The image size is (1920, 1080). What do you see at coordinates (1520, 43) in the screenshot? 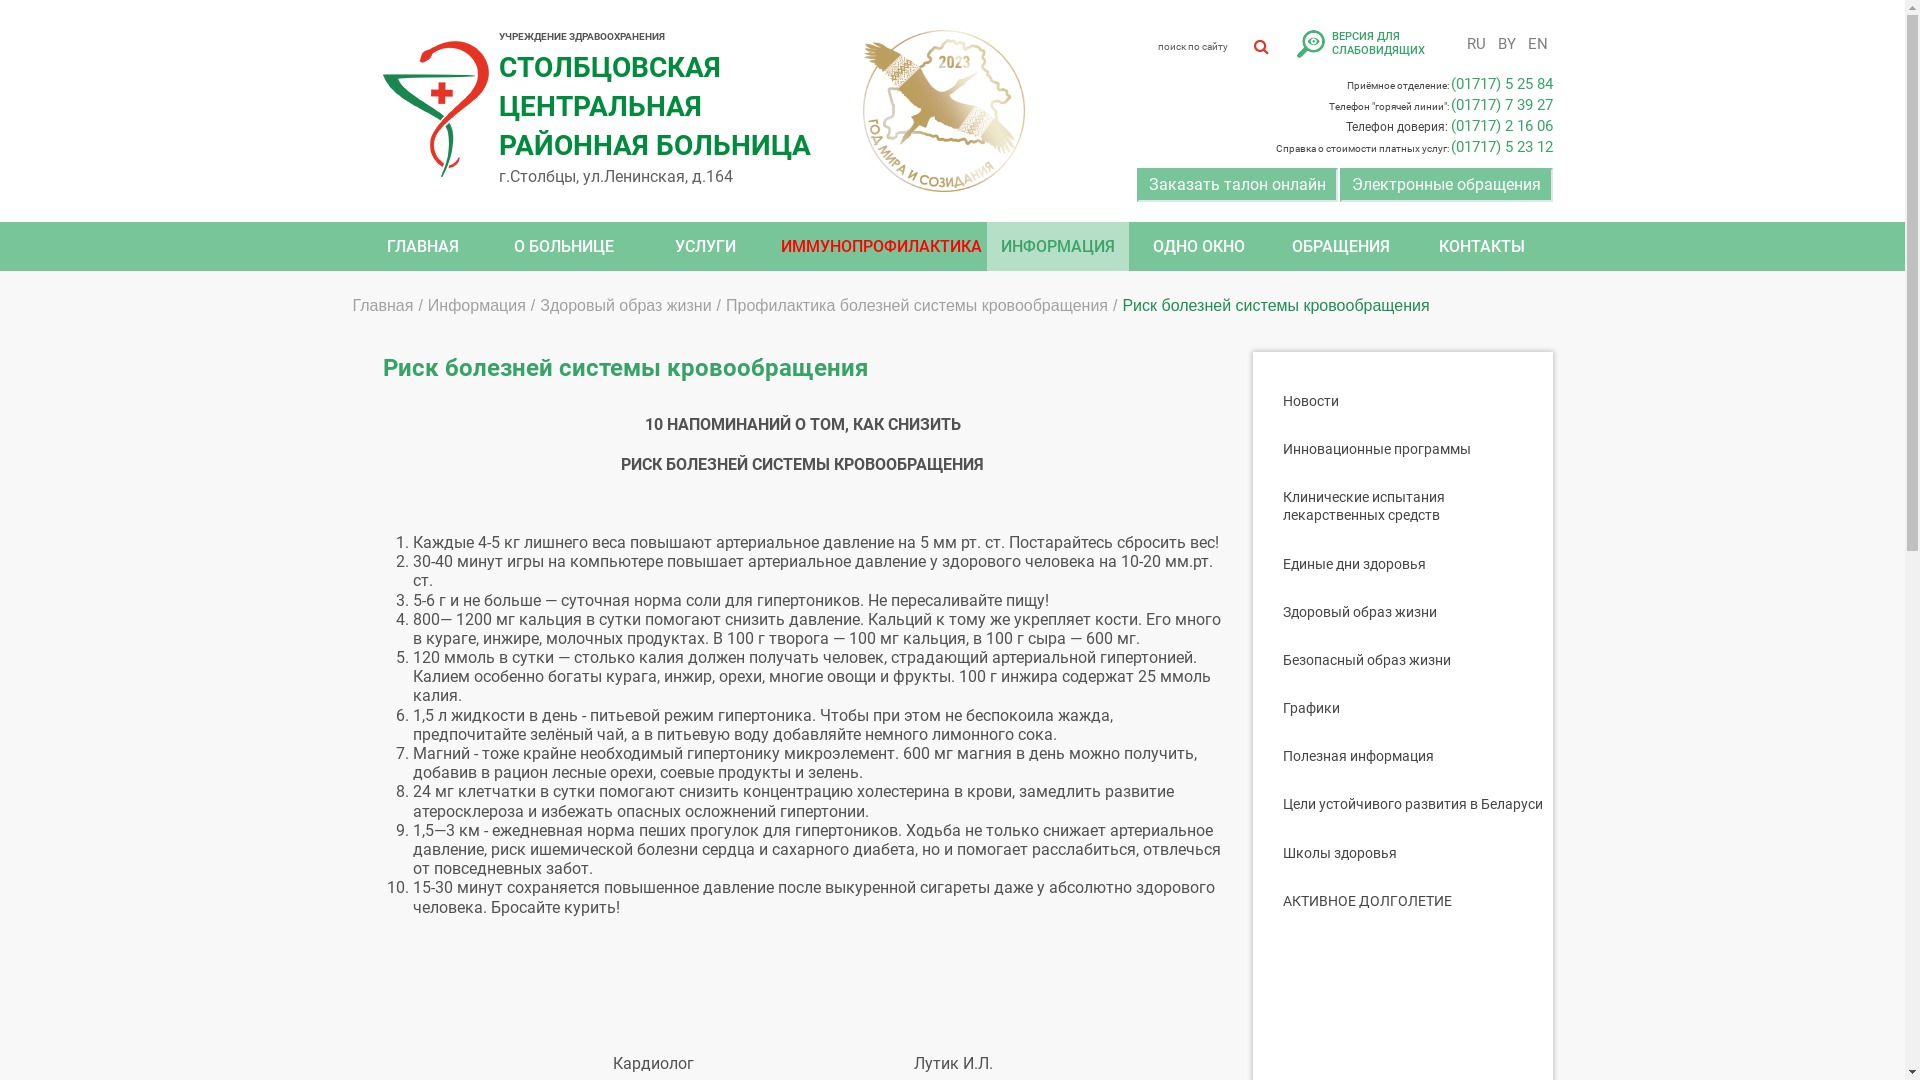
I see `'EN'` at bounding box center [1520, 43].